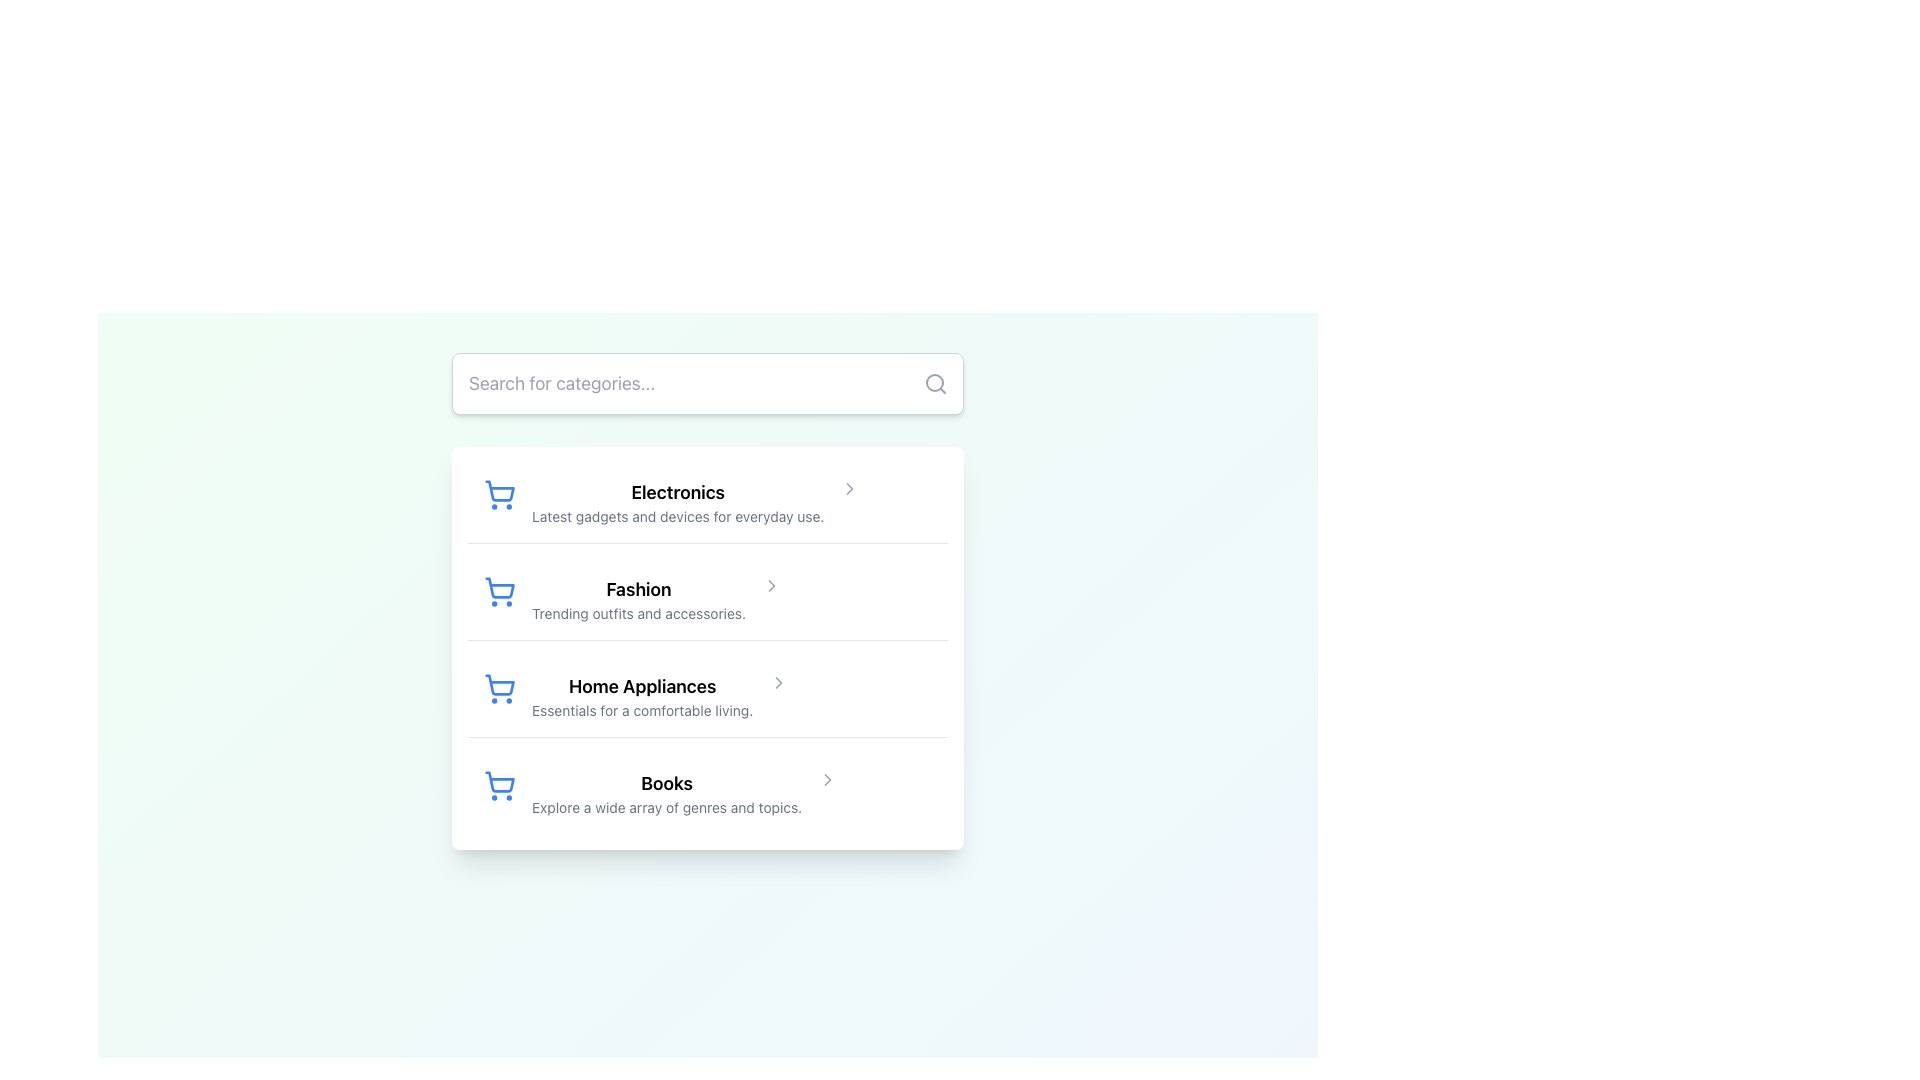 Image resolution: width=1920 pixels, height=1080 pixels. Describe the element at coordinates (771, 585) in the screenshot. I see `the rightward-facing chevron icon associated with the 'Fashion' category list item` at that location.